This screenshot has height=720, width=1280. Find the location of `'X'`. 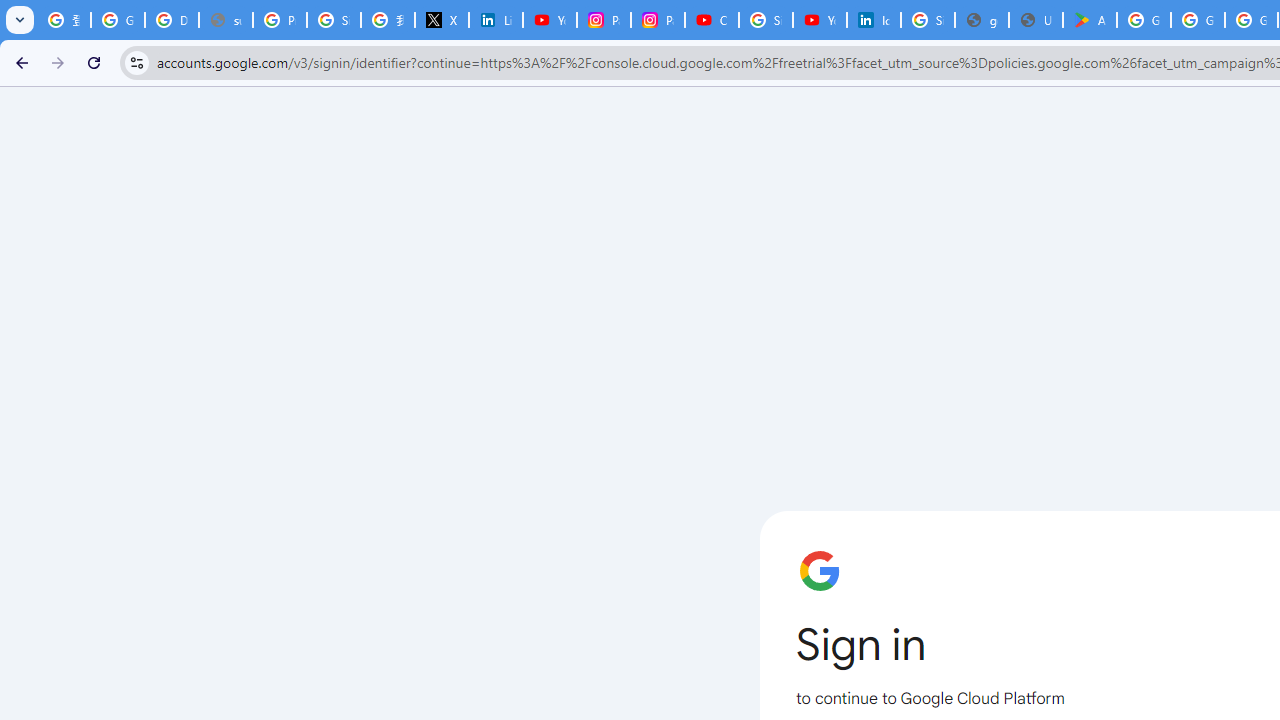

'X' is located at coordinates (440, 20).